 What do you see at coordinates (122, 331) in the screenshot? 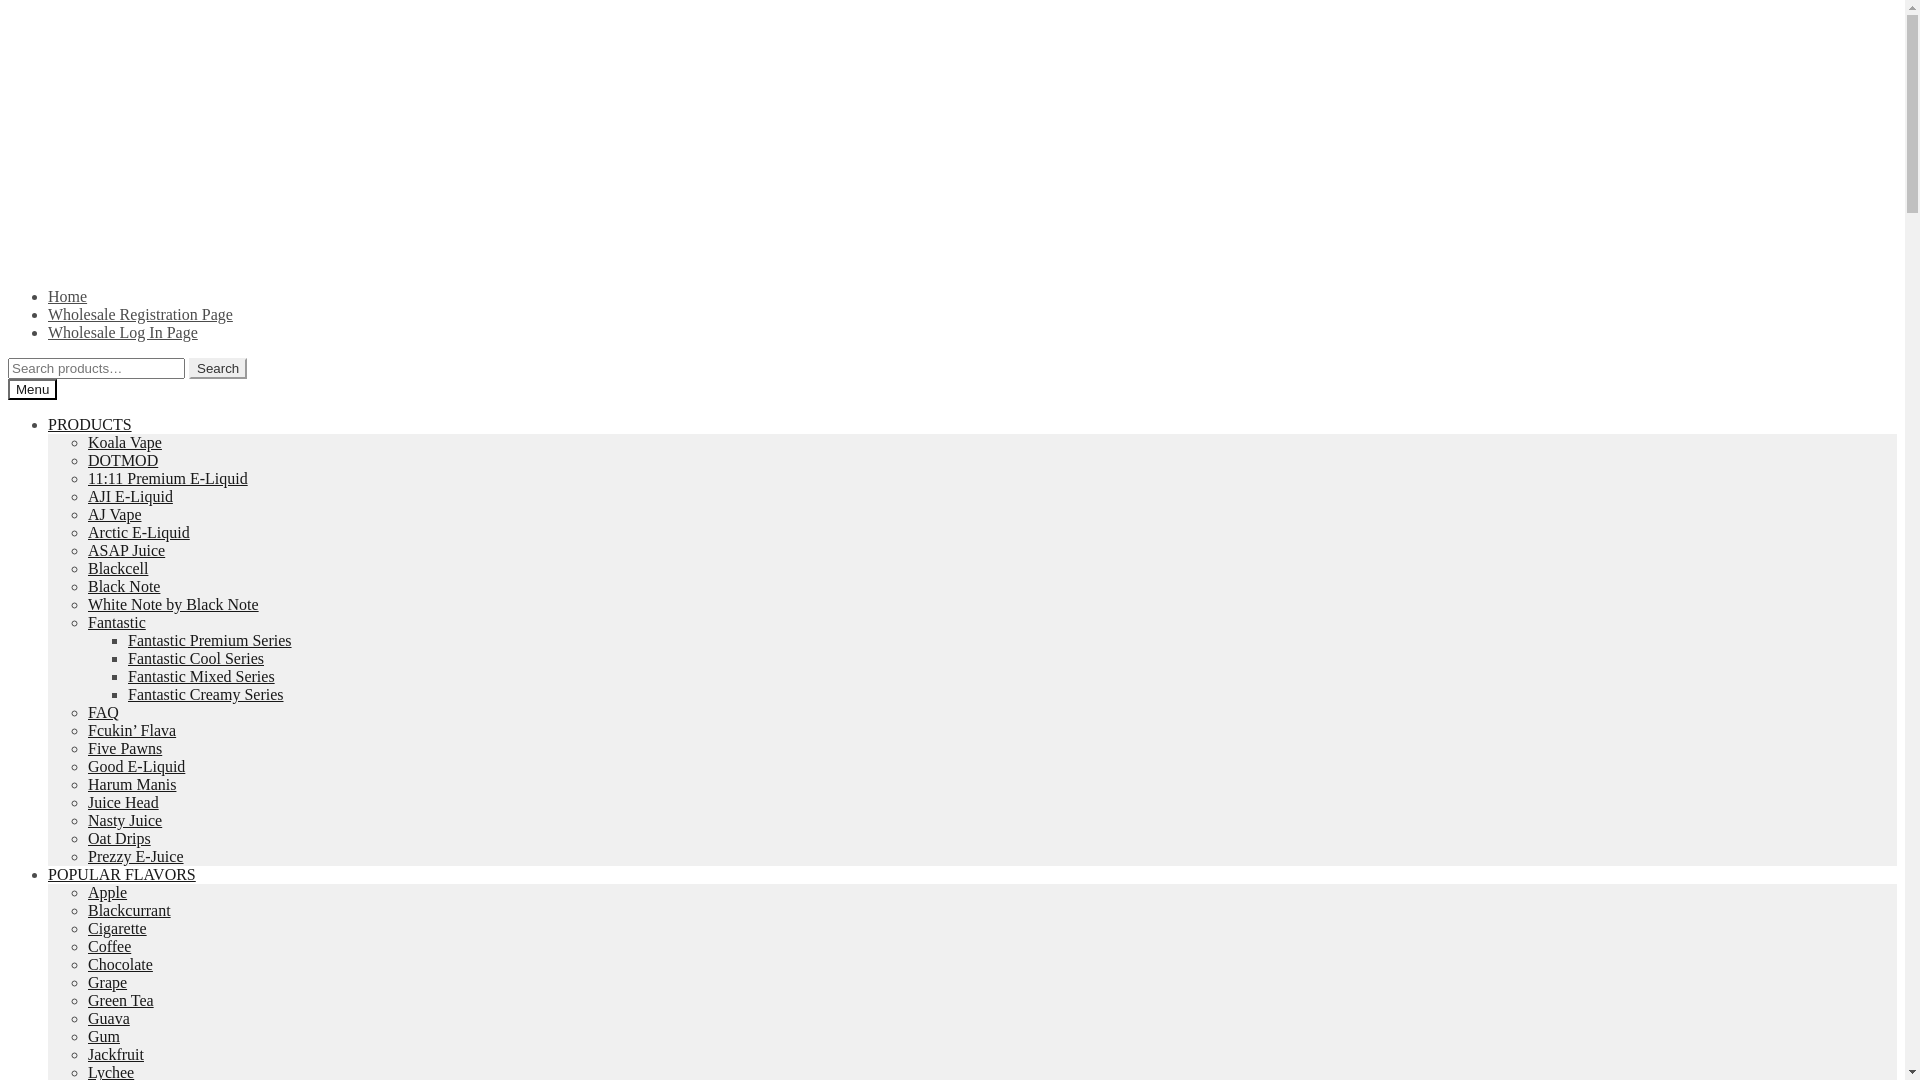
I see `'Wholesale Log In Page'` at bounding box center [122, 331].